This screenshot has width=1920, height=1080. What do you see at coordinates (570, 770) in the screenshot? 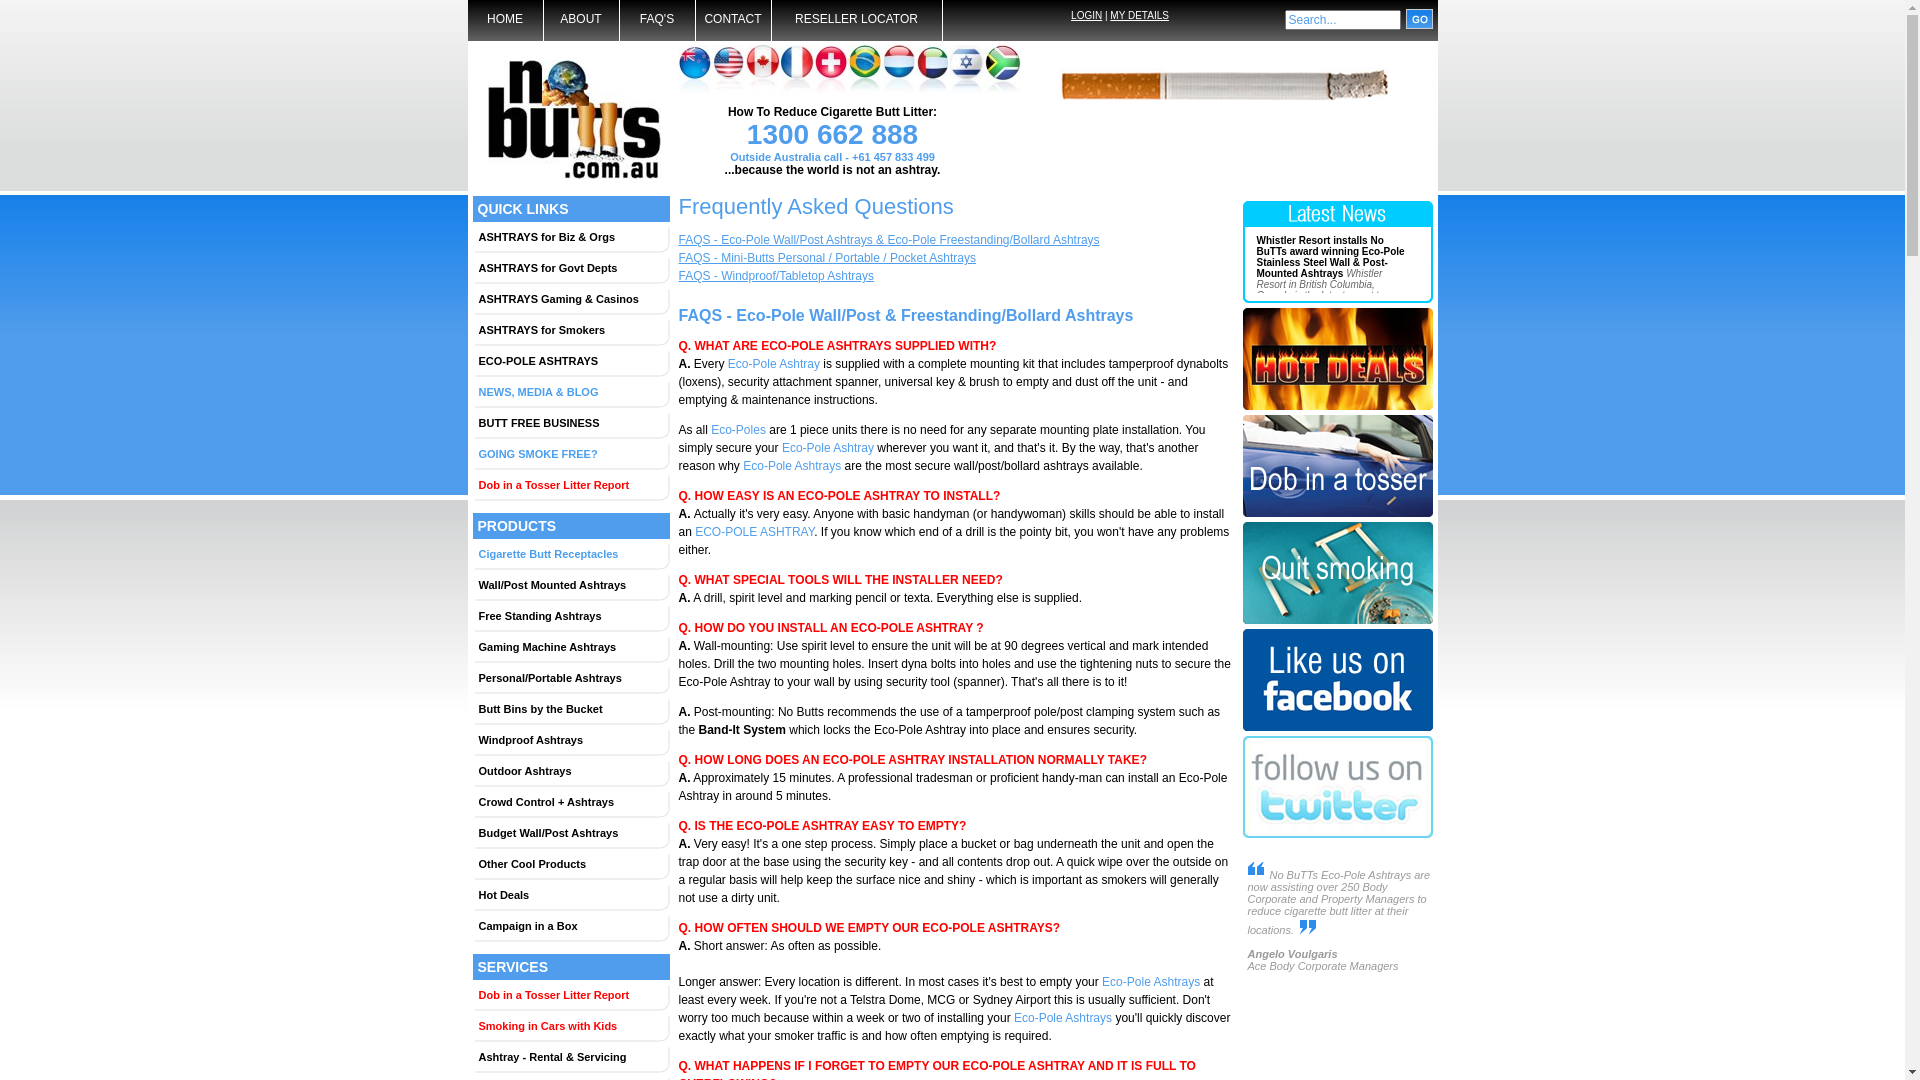
I see `'Outdoor Ashtrays'` at bounding box center [570, 770].